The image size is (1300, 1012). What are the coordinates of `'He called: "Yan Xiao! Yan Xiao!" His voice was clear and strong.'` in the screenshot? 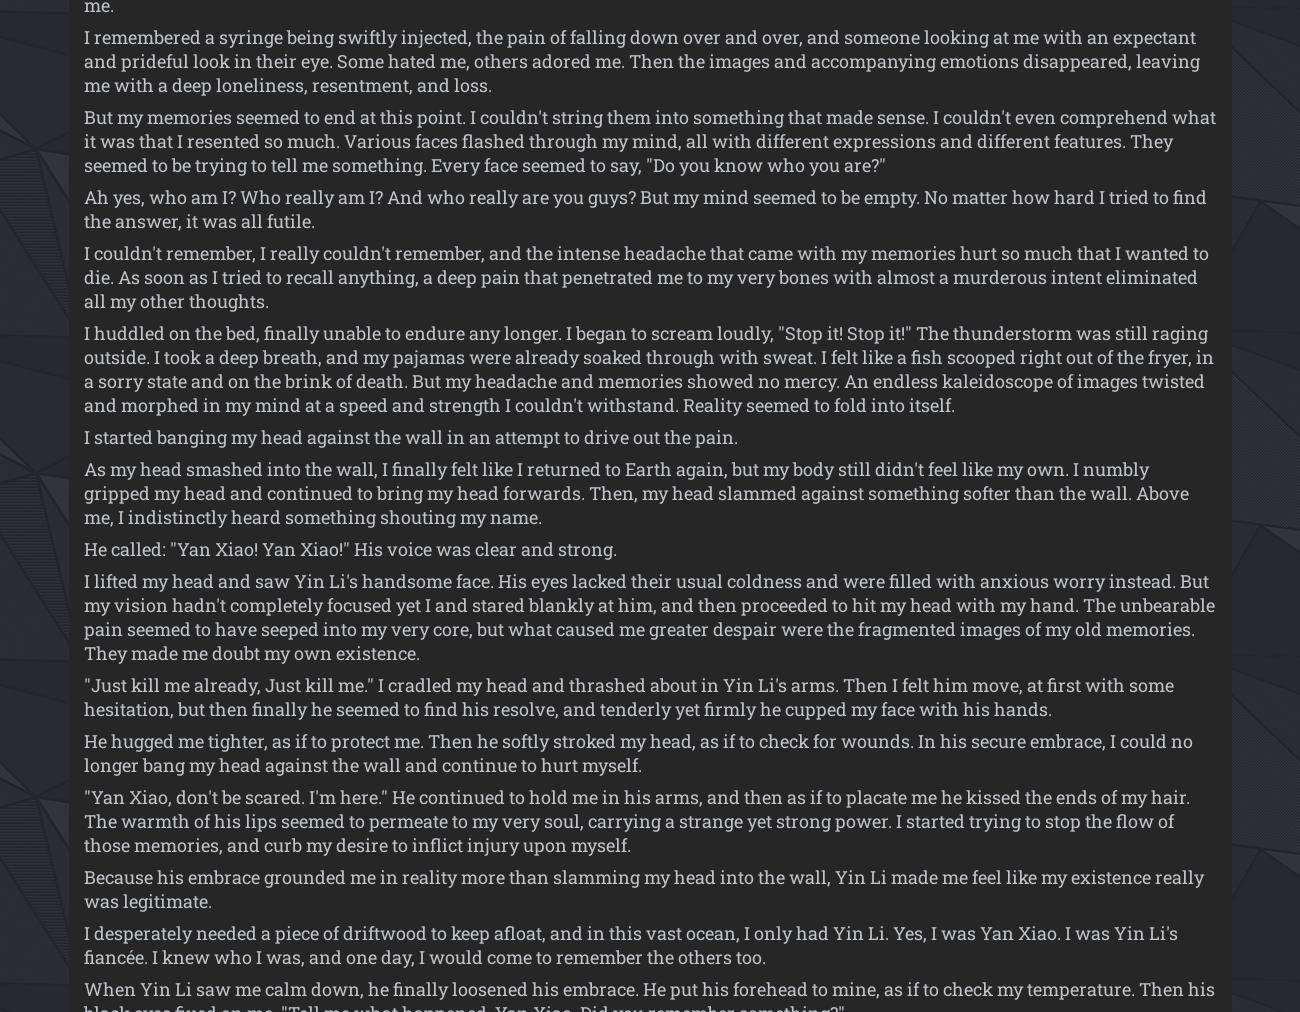 It's located at (348, 548).